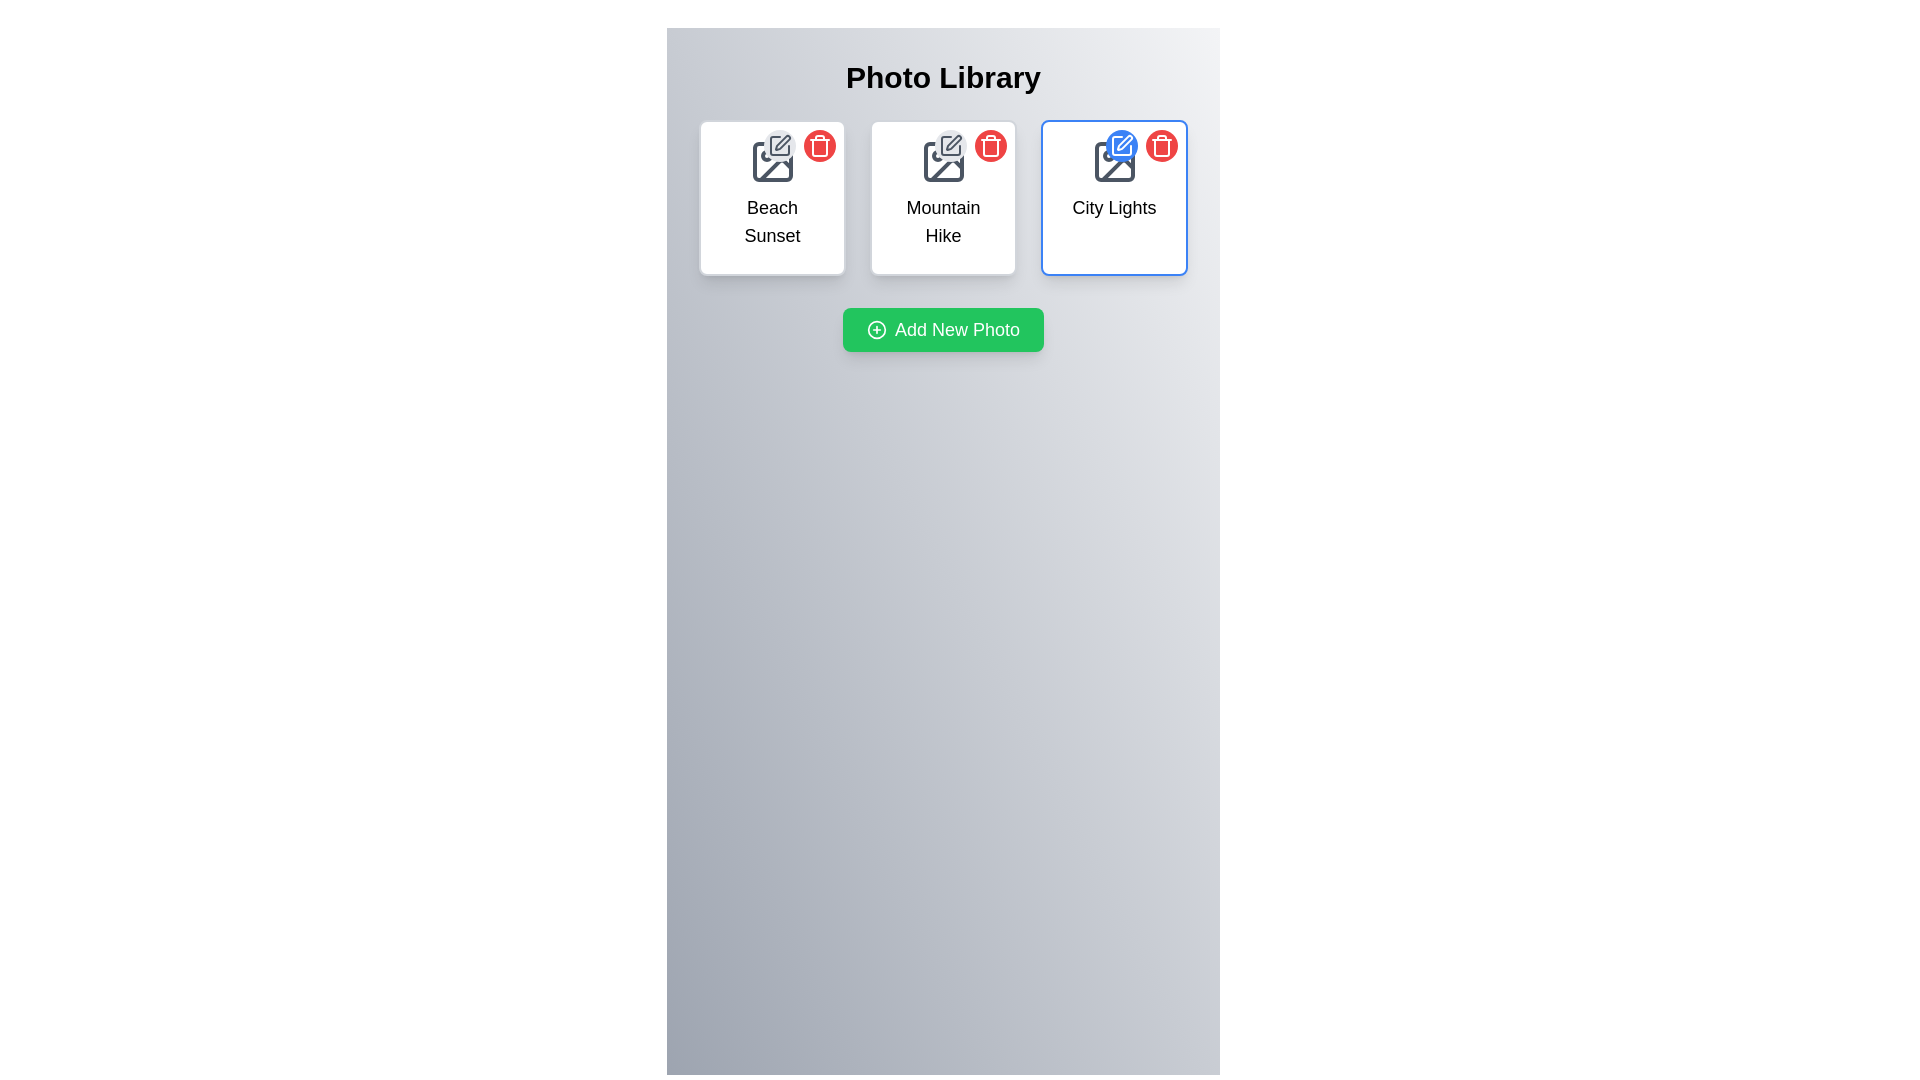 This screenshot has width=1920, height=1080. I want to click on the circular outline graphic icon located at the center of the green button labeled 'Add New Photo', so click(876, 329).